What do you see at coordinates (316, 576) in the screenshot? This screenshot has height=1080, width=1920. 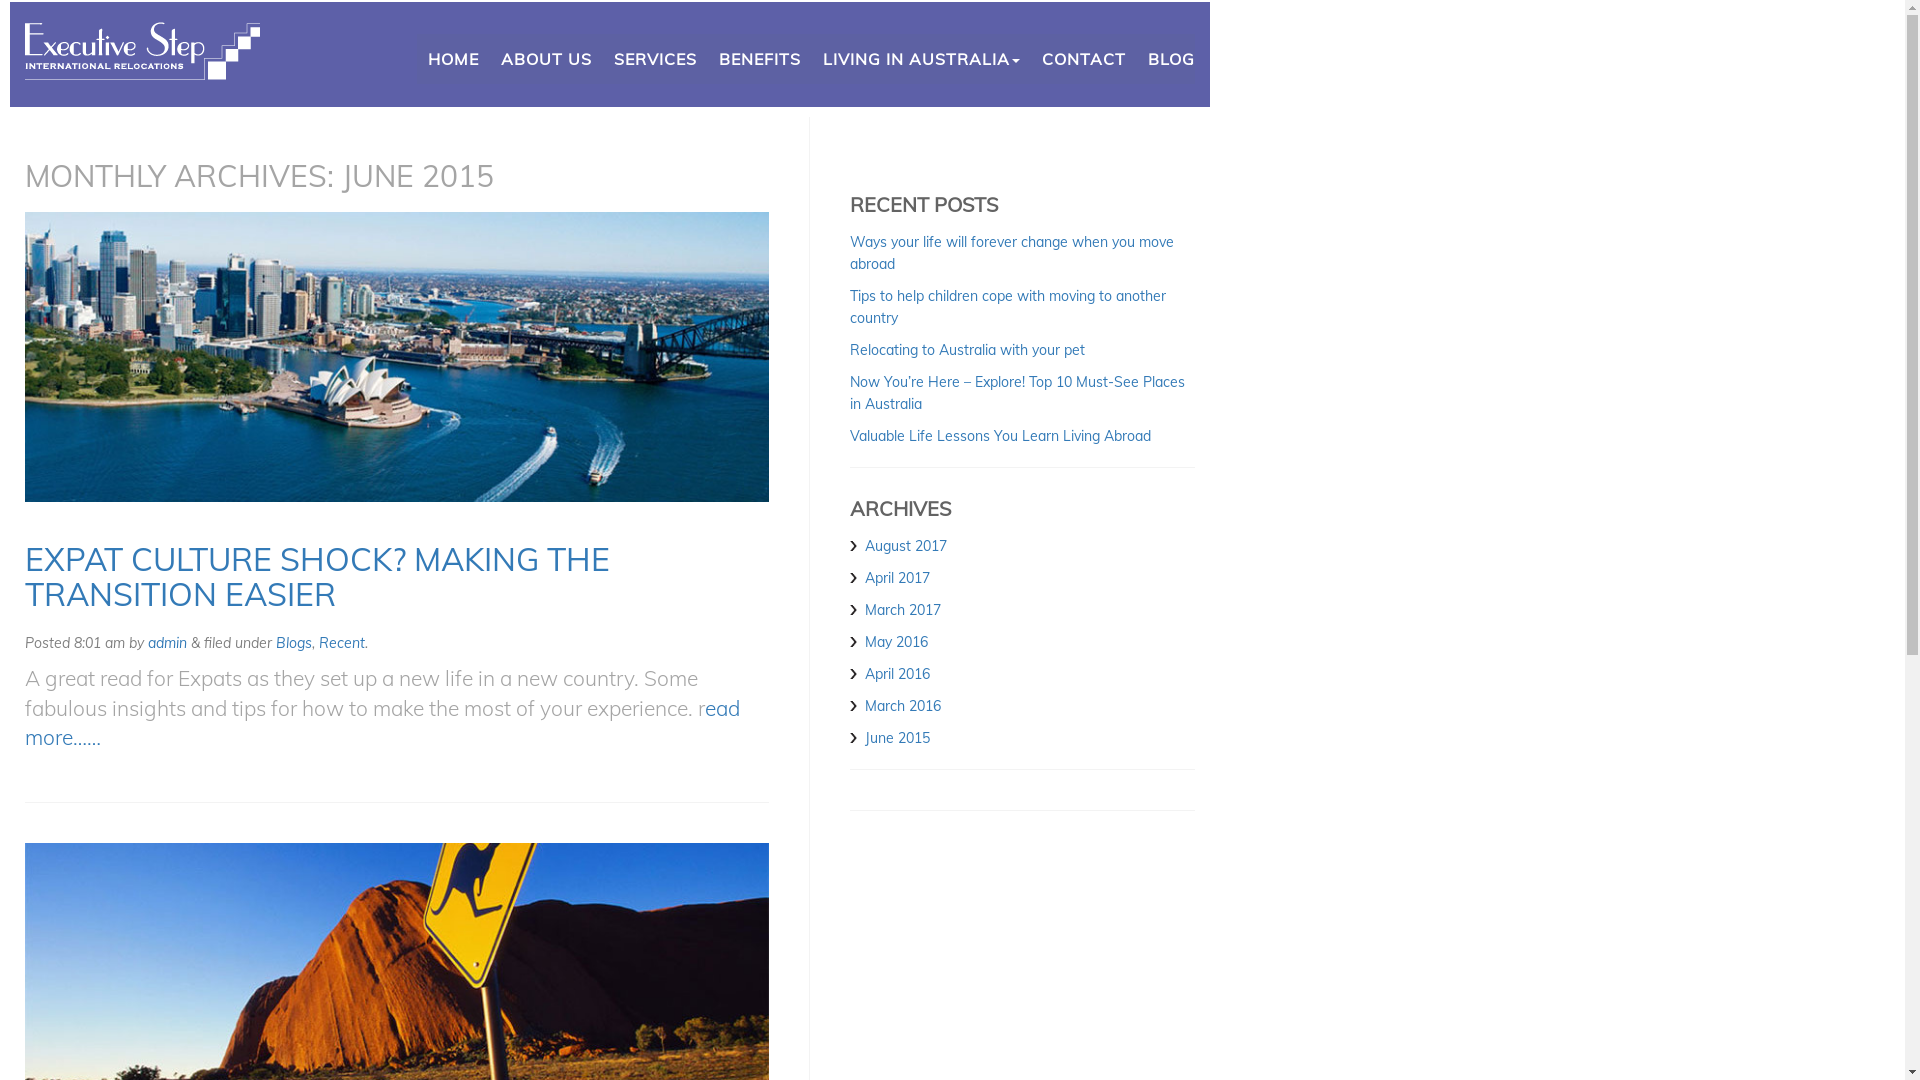 I see `'EXPAT CULTURE SHOCK? MAKING THE TRANSITION EASIER'` at bounding box center [316, 576].